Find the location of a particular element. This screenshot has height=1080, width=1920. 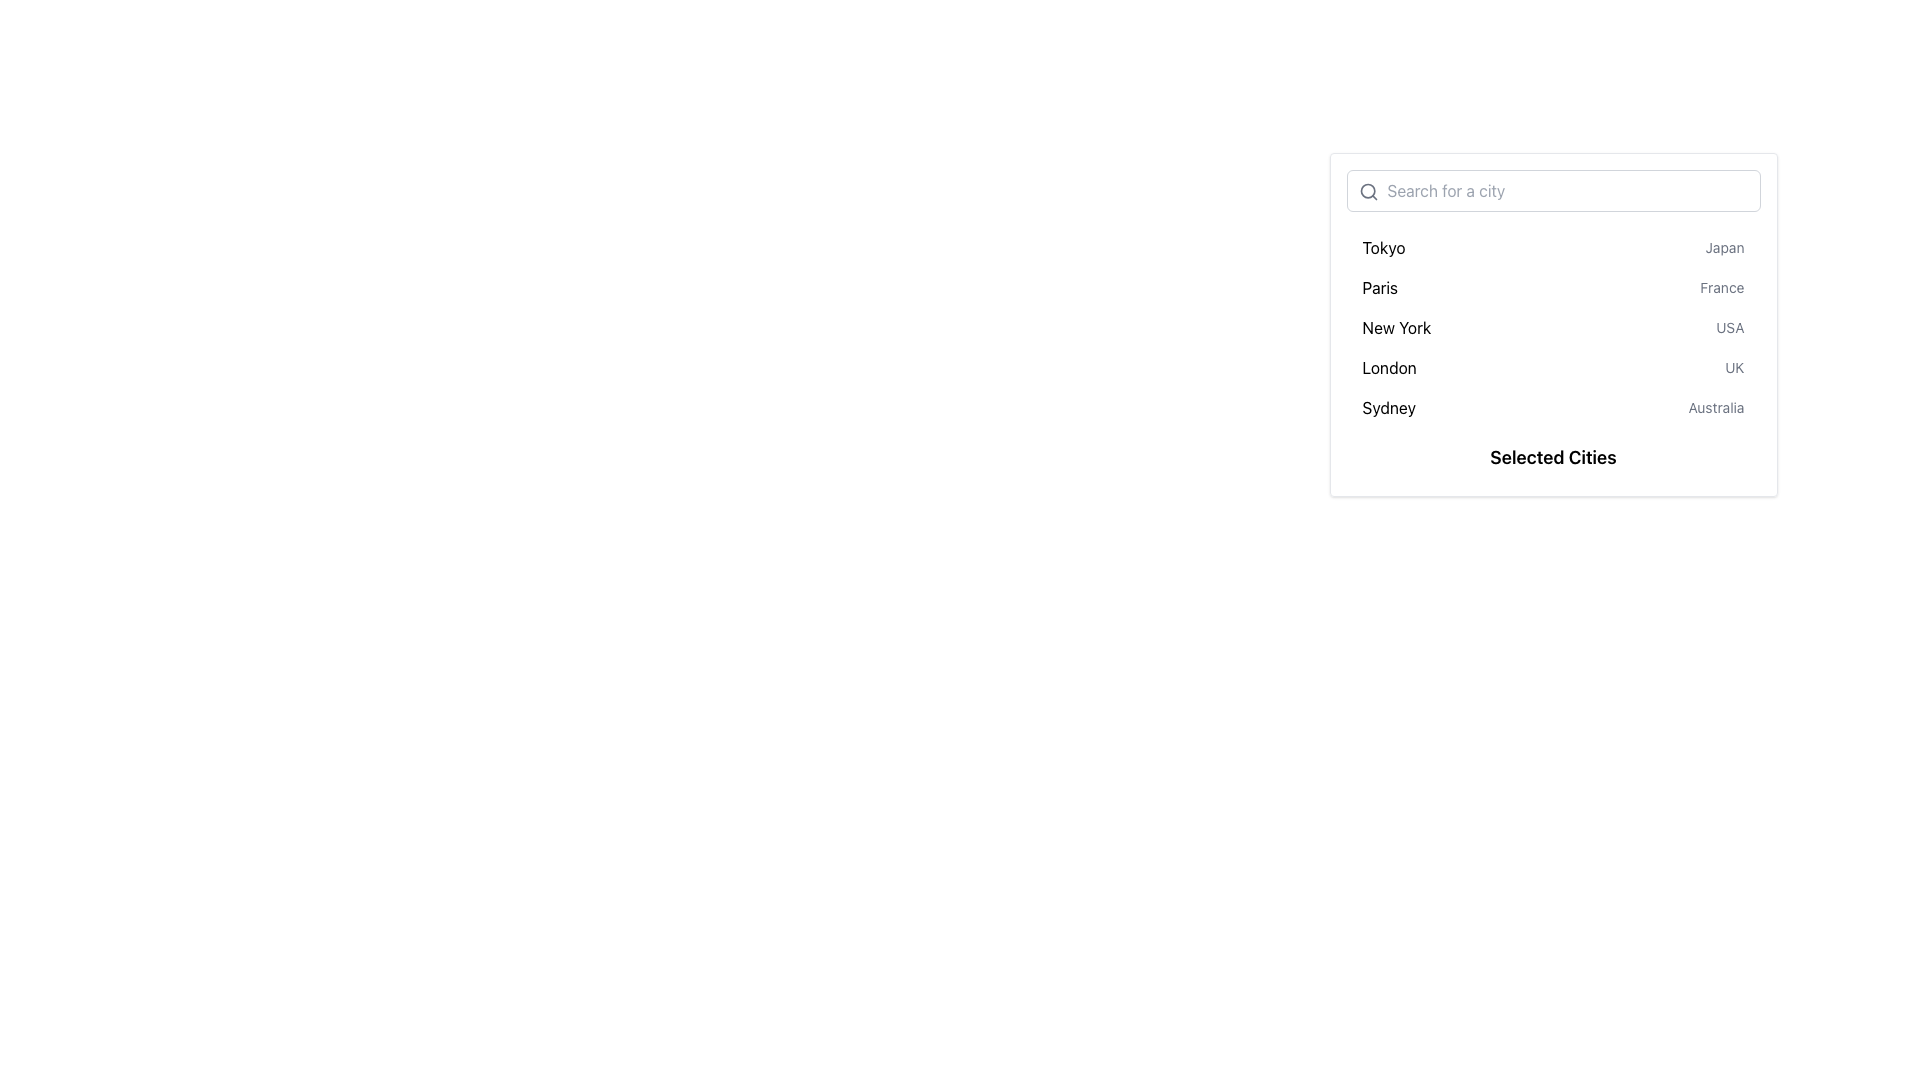

the circular graphical element of the search icon located in the top-left corner of the search input field, which indicates the search functionality is located at coordinates (1366, 191).